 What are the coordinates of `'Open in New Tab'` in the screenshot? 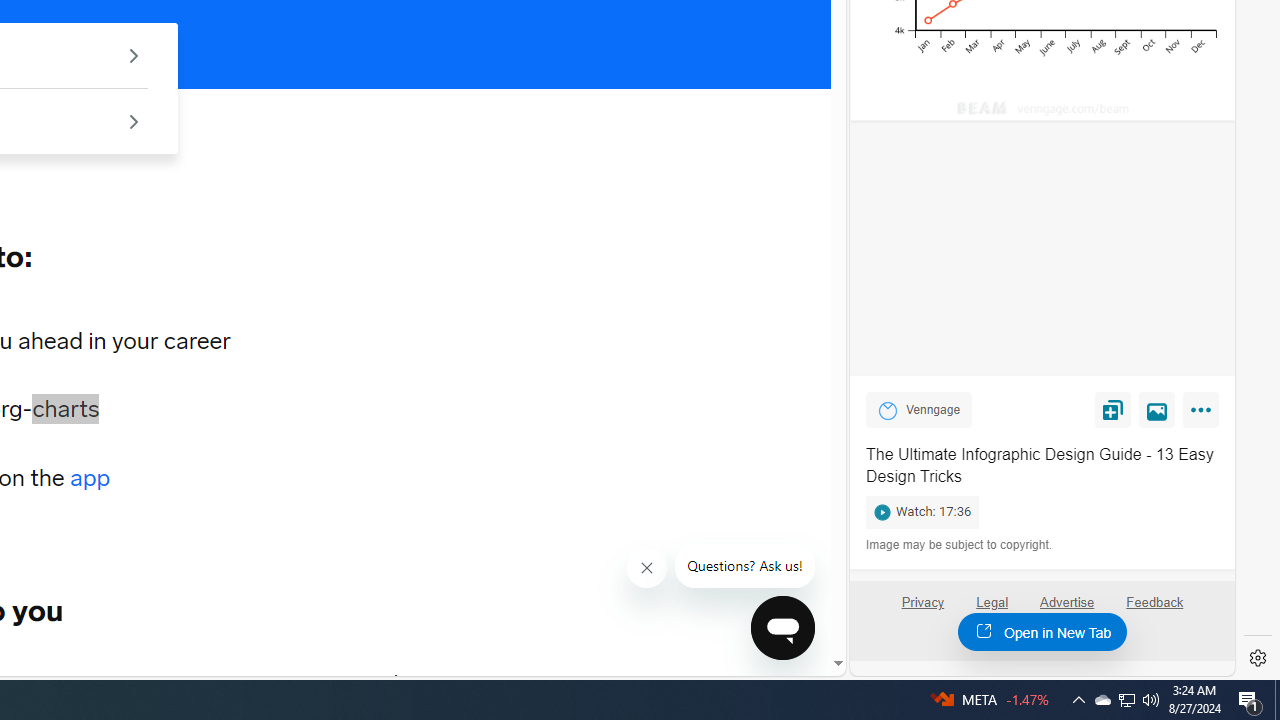 It's located at (1041, 631).